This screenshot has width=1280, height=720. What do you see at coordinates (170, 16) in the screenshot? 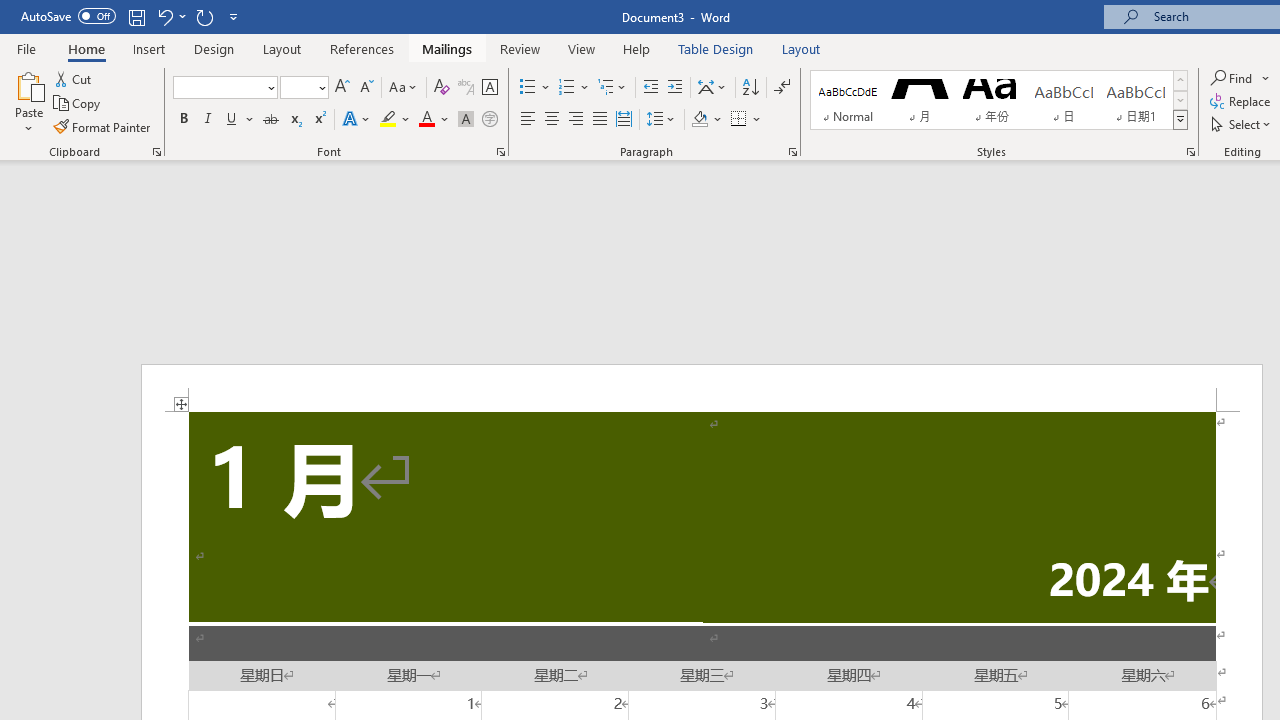
I see `'Undo Distribute Para'` at bounding box center [170, 16].